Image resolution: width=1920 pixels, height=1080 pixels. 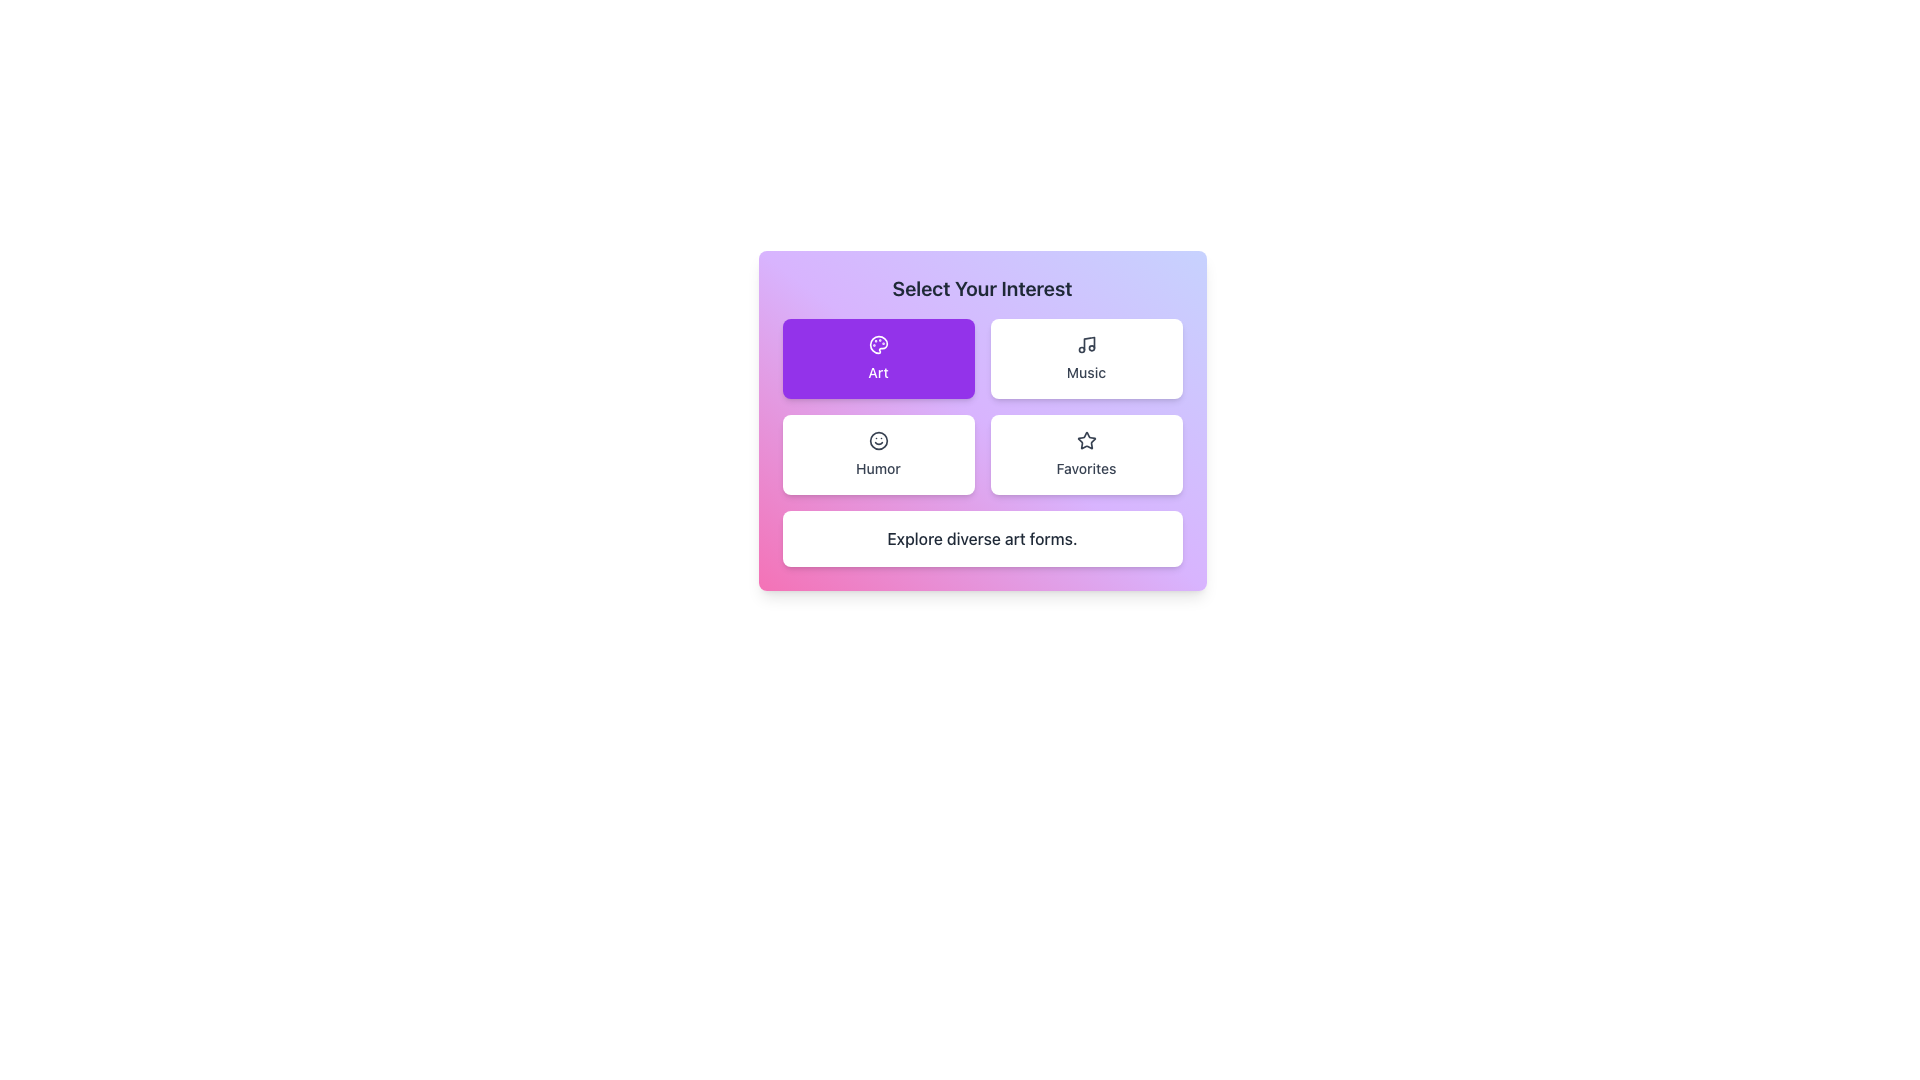 What do you see at coordinates (1085, 469) in the screenshot?
I see `the label text describing user-favorited items located in the bottom-right quadrant of the grid, positioned underneath a star-shaped icon` at bounding box center [1085, 469].